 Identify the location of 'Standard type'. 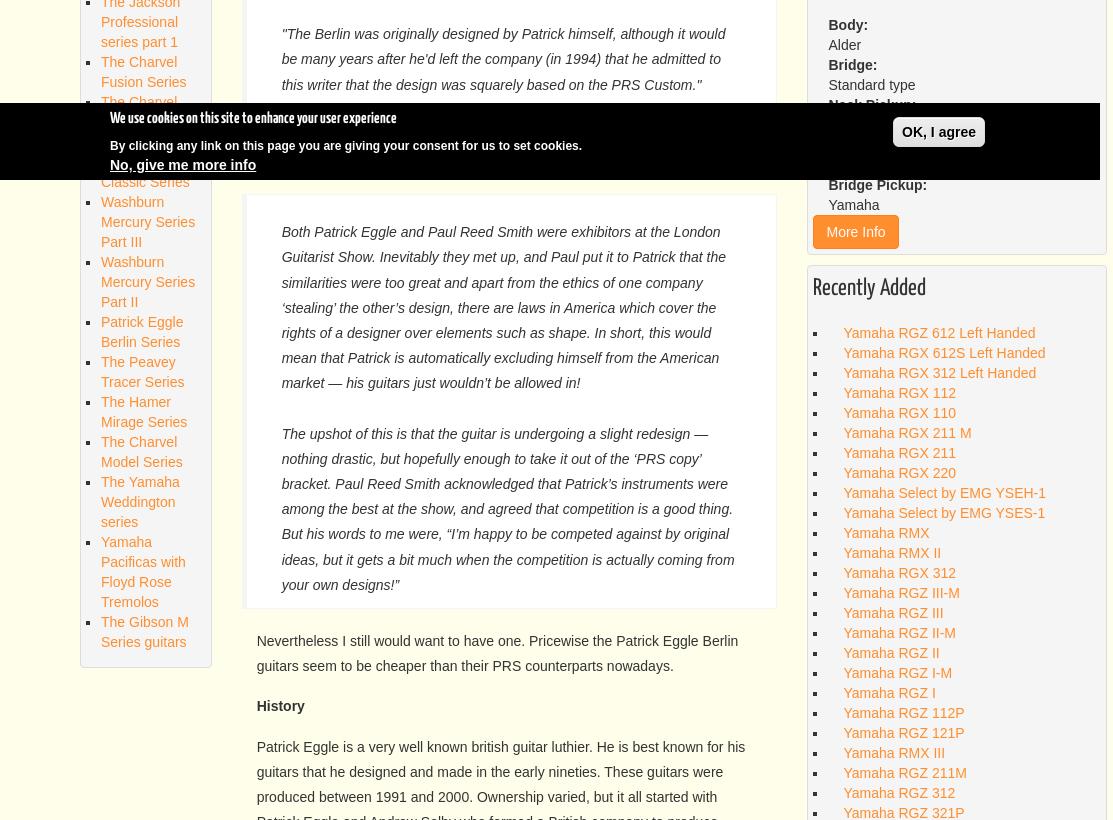
(871, 85).